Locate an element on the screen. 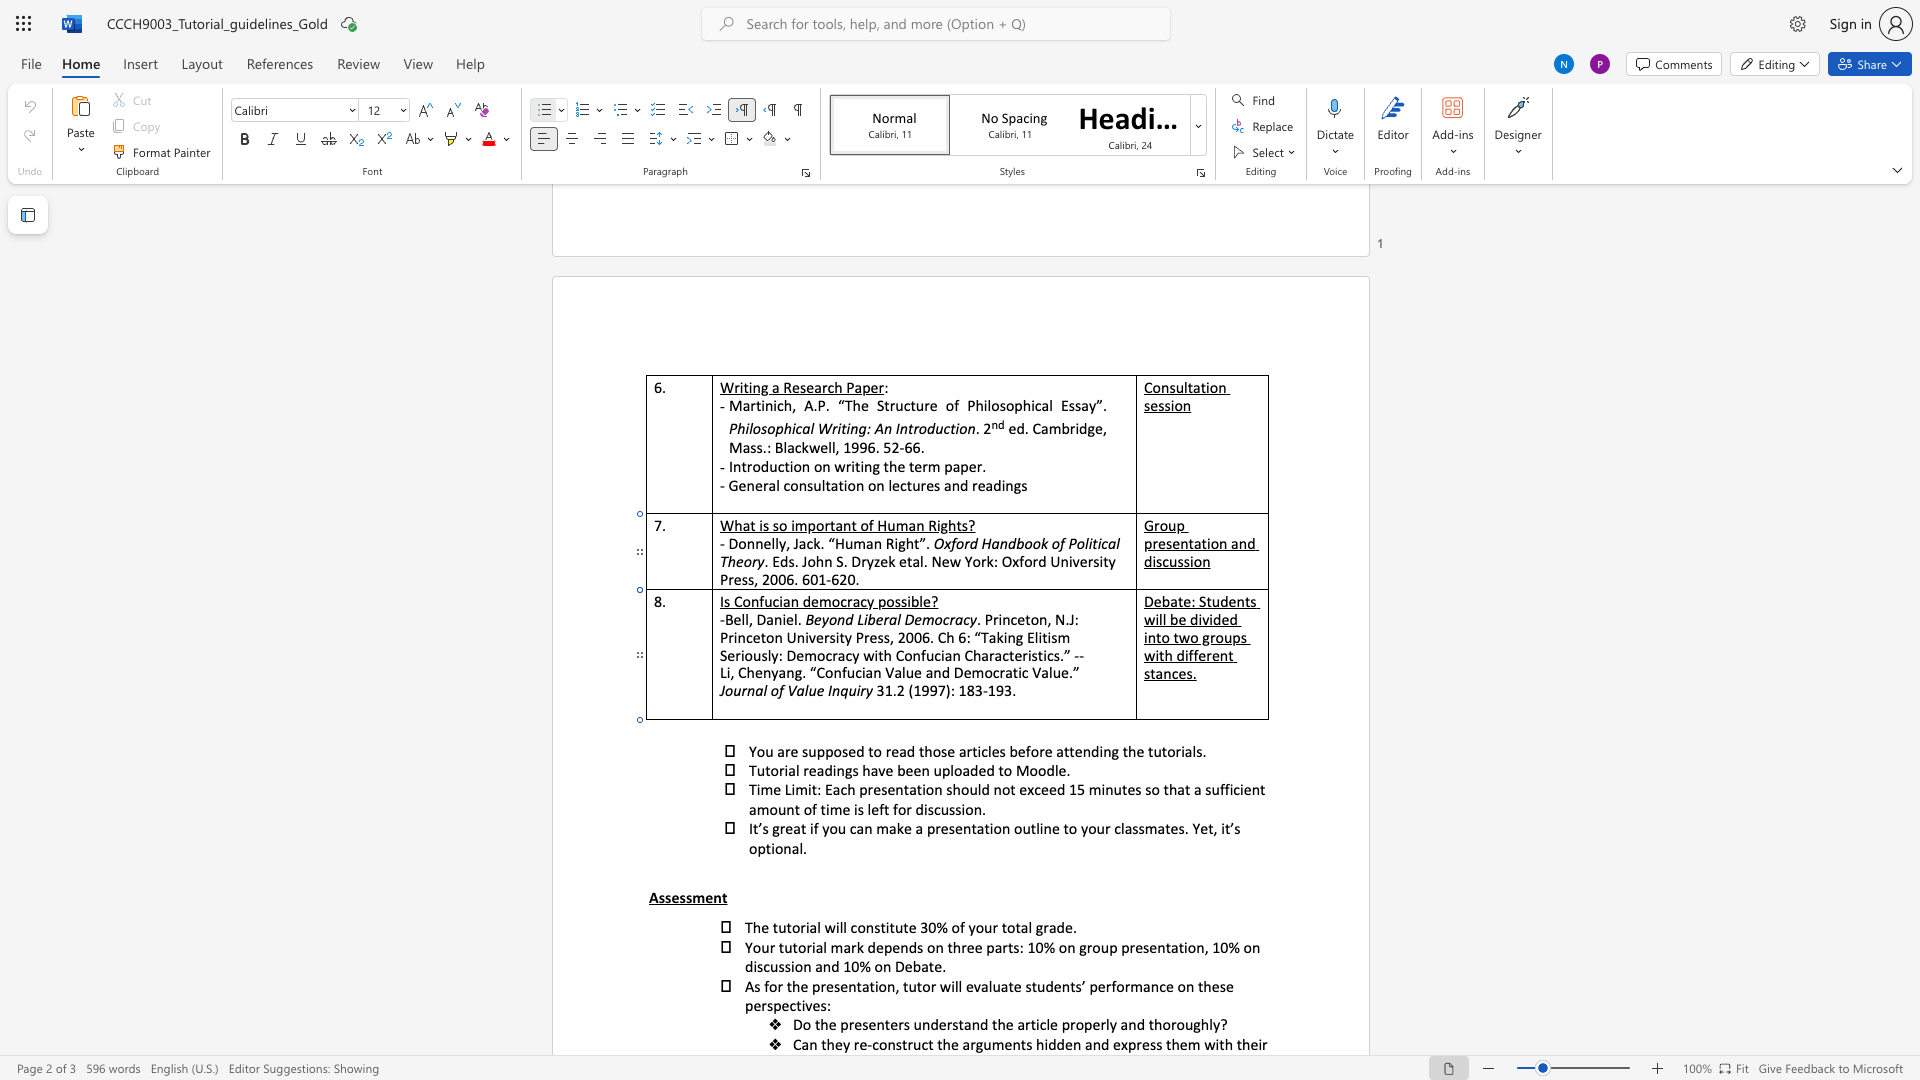 This screenshot has height=1080, width=1920. the 2th character "e" in the text is located at coordinates (709, 896).